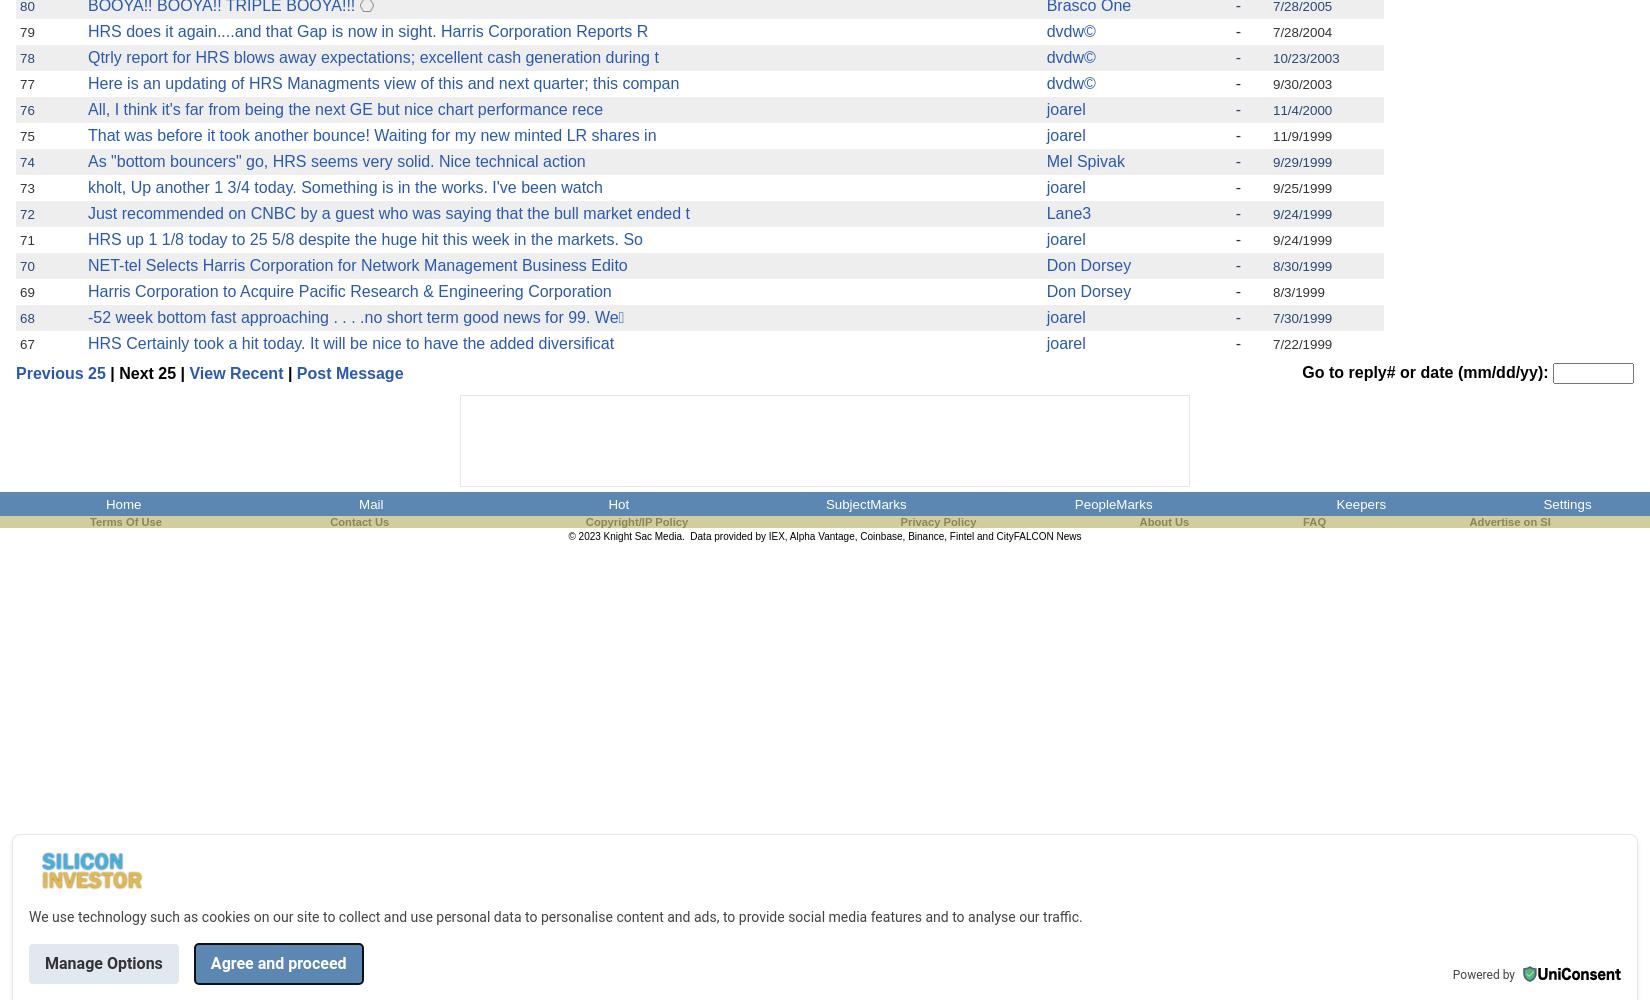  What do you see at coordinates (925, 536) in the screenshot?
I see `'Binance'` at bounding box center [925, 536].